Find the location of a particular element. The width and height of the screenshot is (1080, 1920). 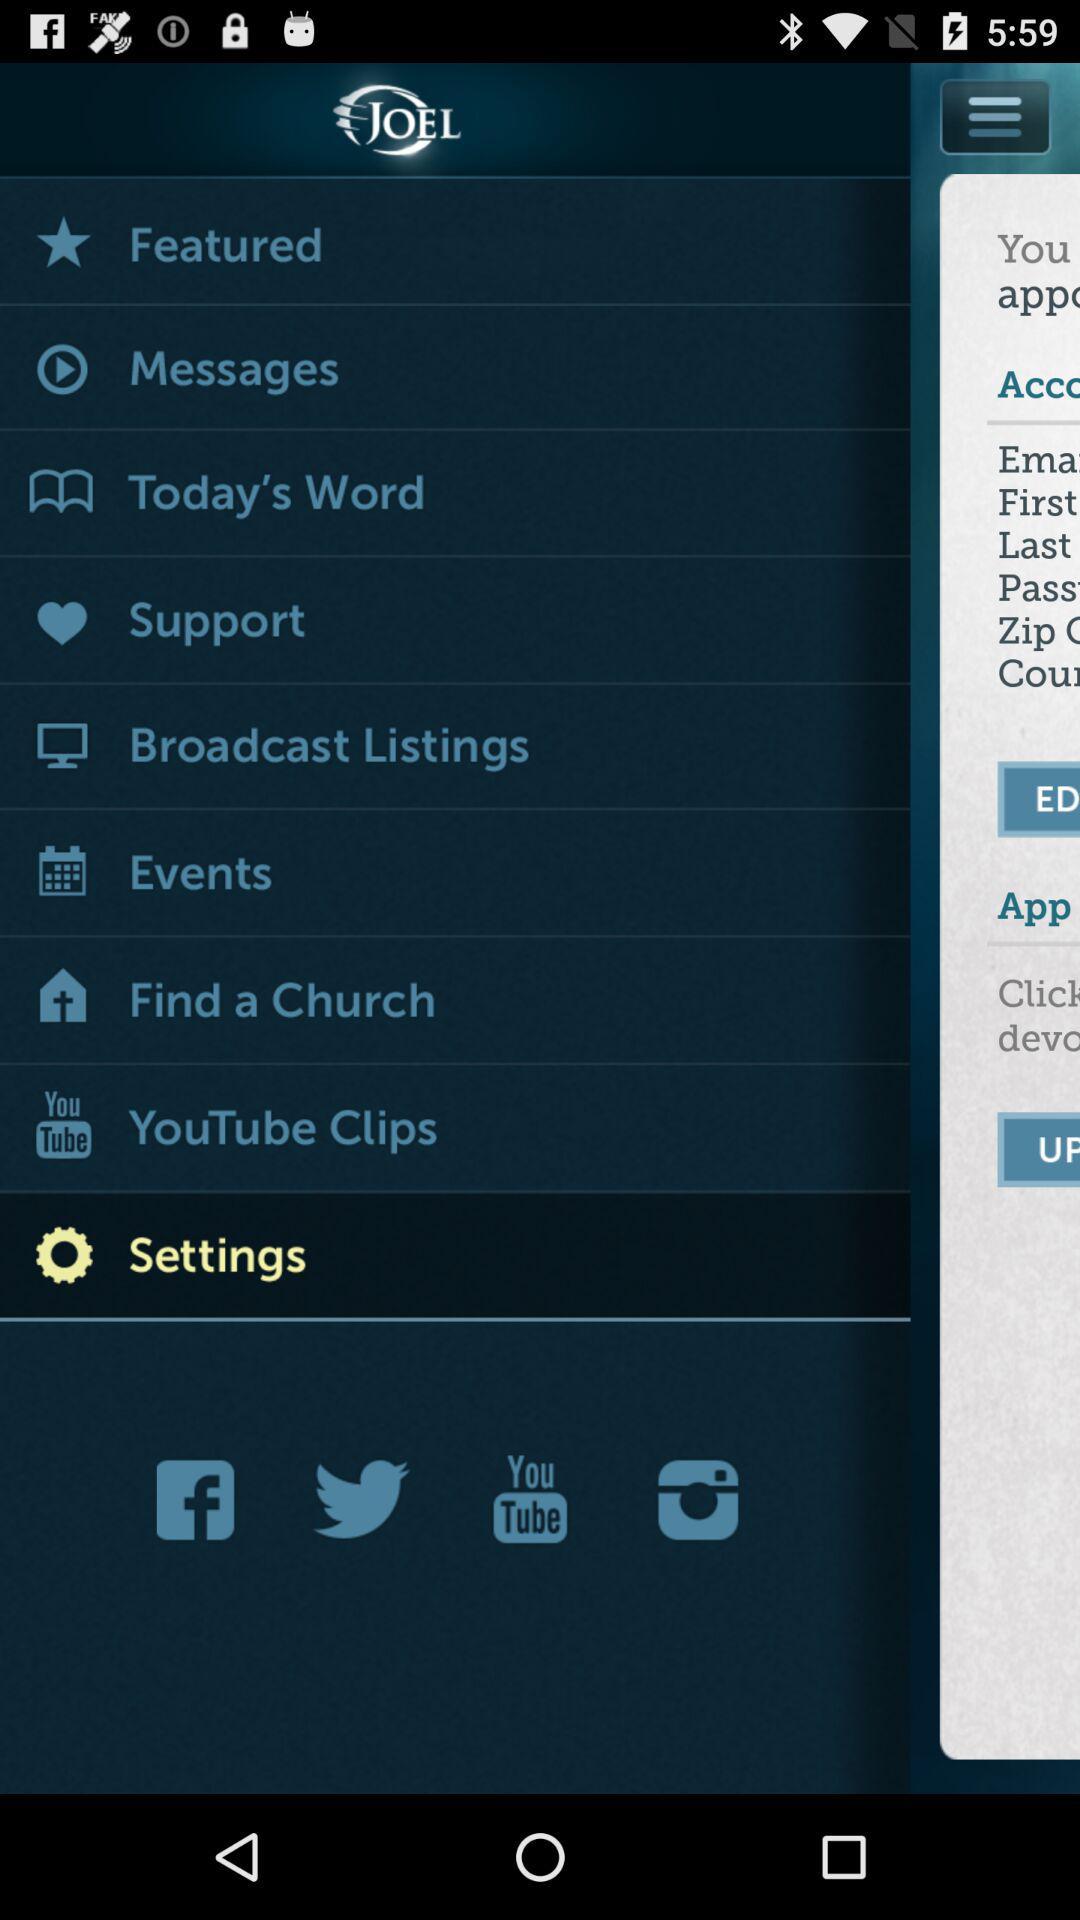

the facebook icon is located at coordinates (201, 1605).